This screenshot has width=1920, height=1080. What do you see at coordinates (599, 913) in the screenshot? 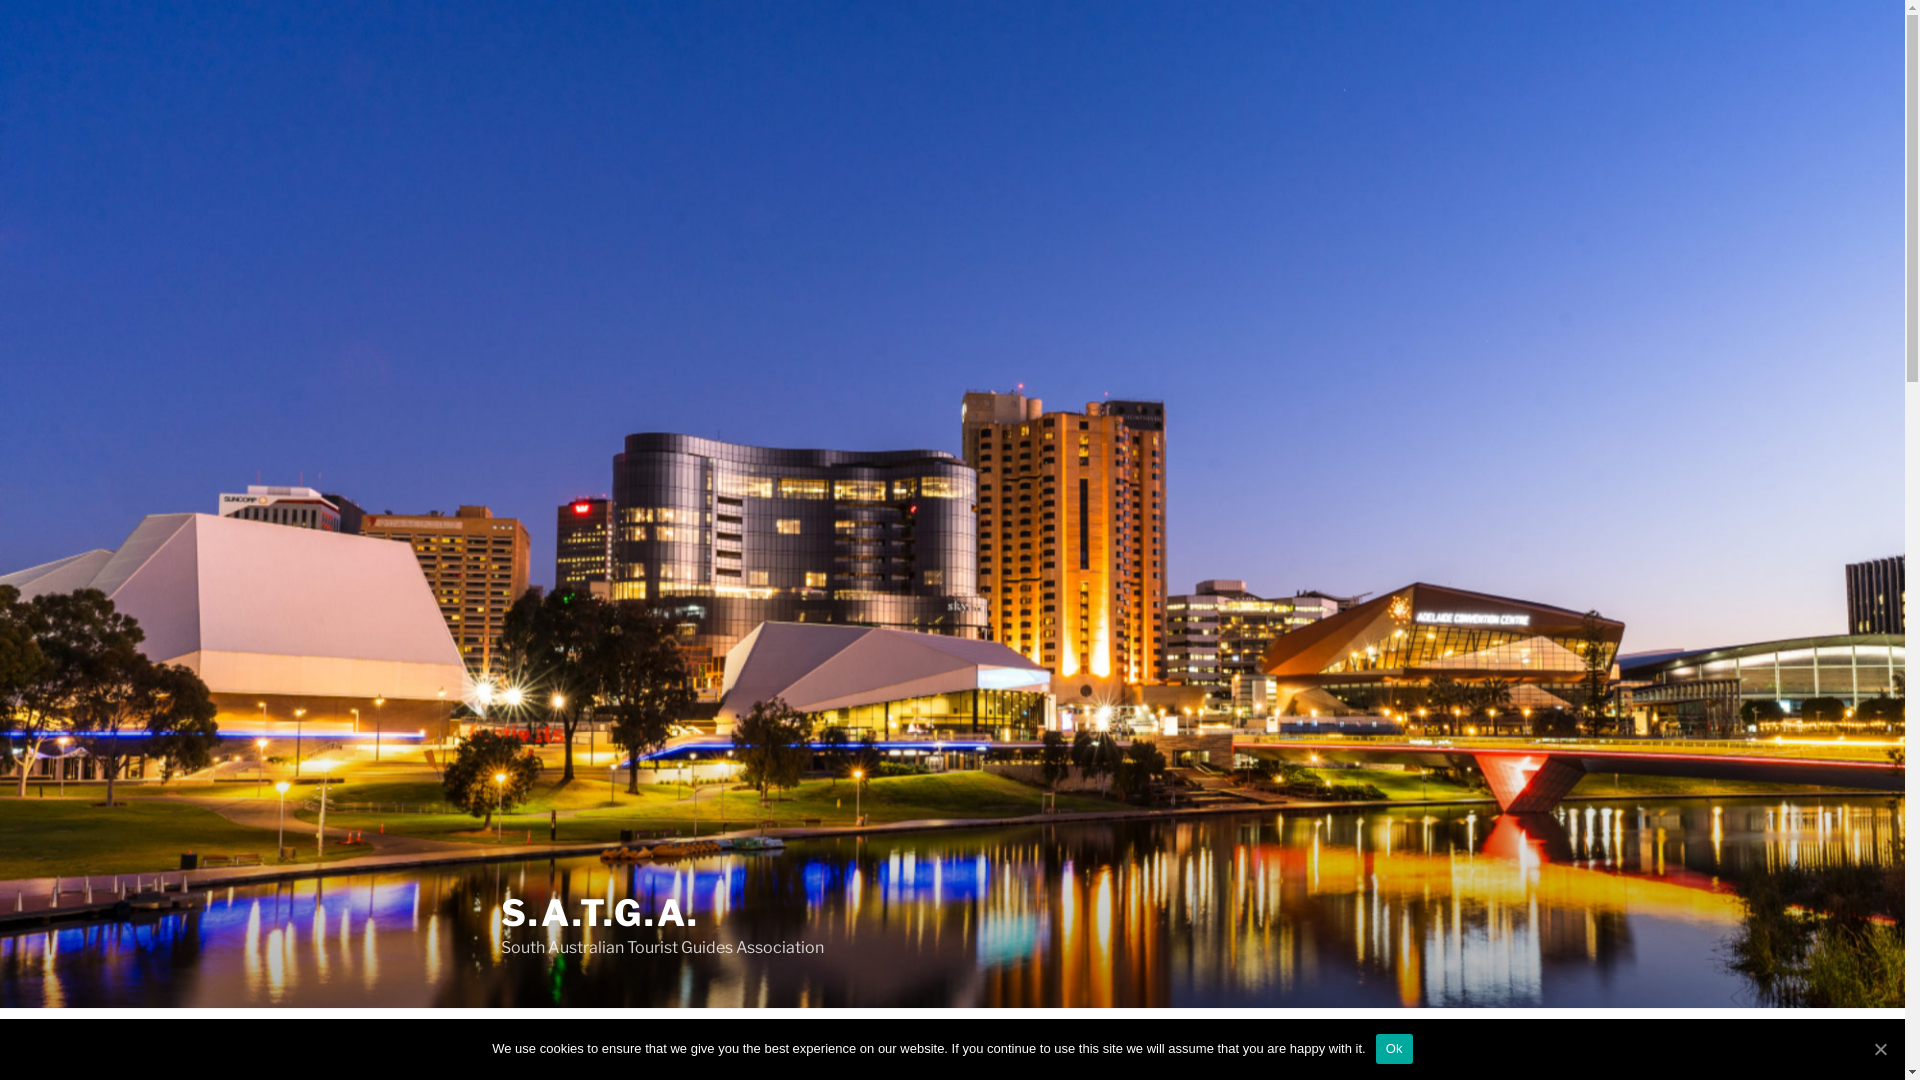
I see `'S.A.T.G.A.'` at bounding box center [599, 913].